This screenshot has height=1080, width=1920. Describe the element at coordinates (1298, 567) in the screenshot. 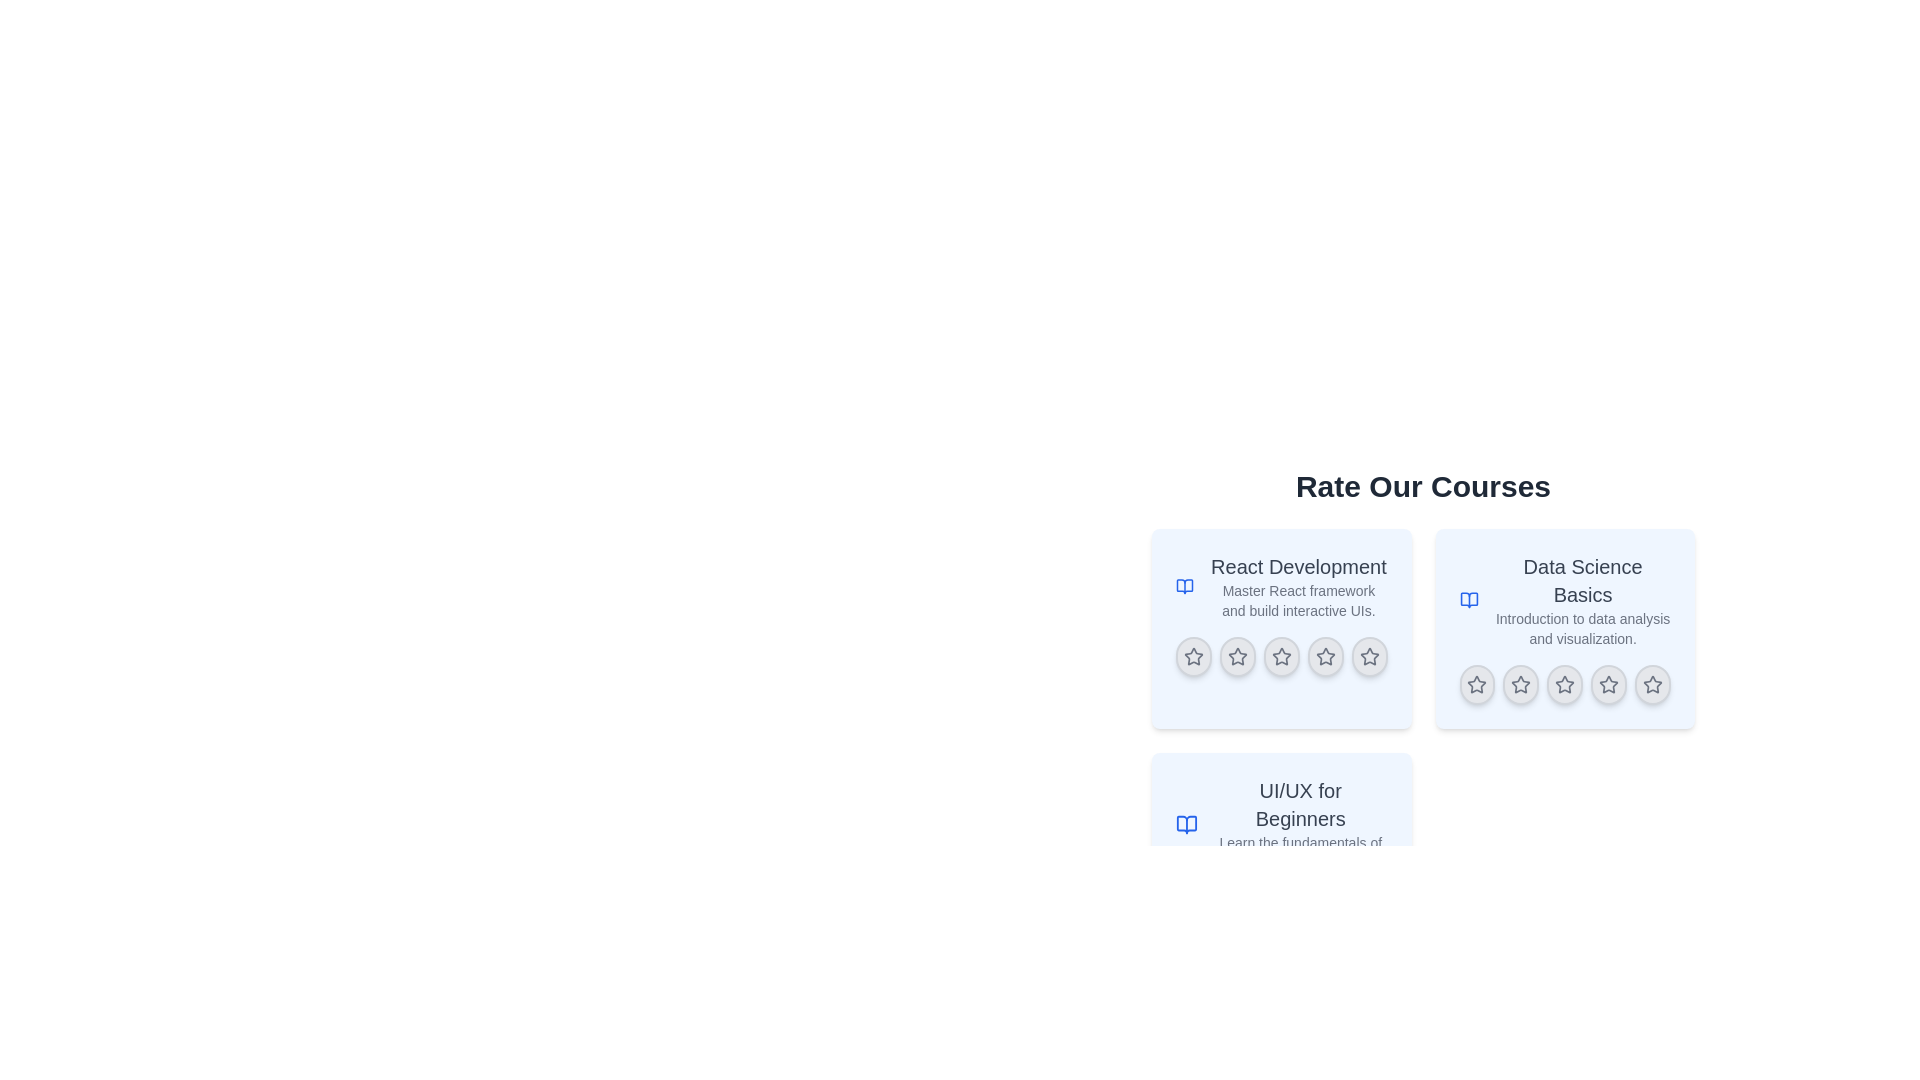

I see `the heading text that serves as the title for the course content in the first card of the grid` at that location.